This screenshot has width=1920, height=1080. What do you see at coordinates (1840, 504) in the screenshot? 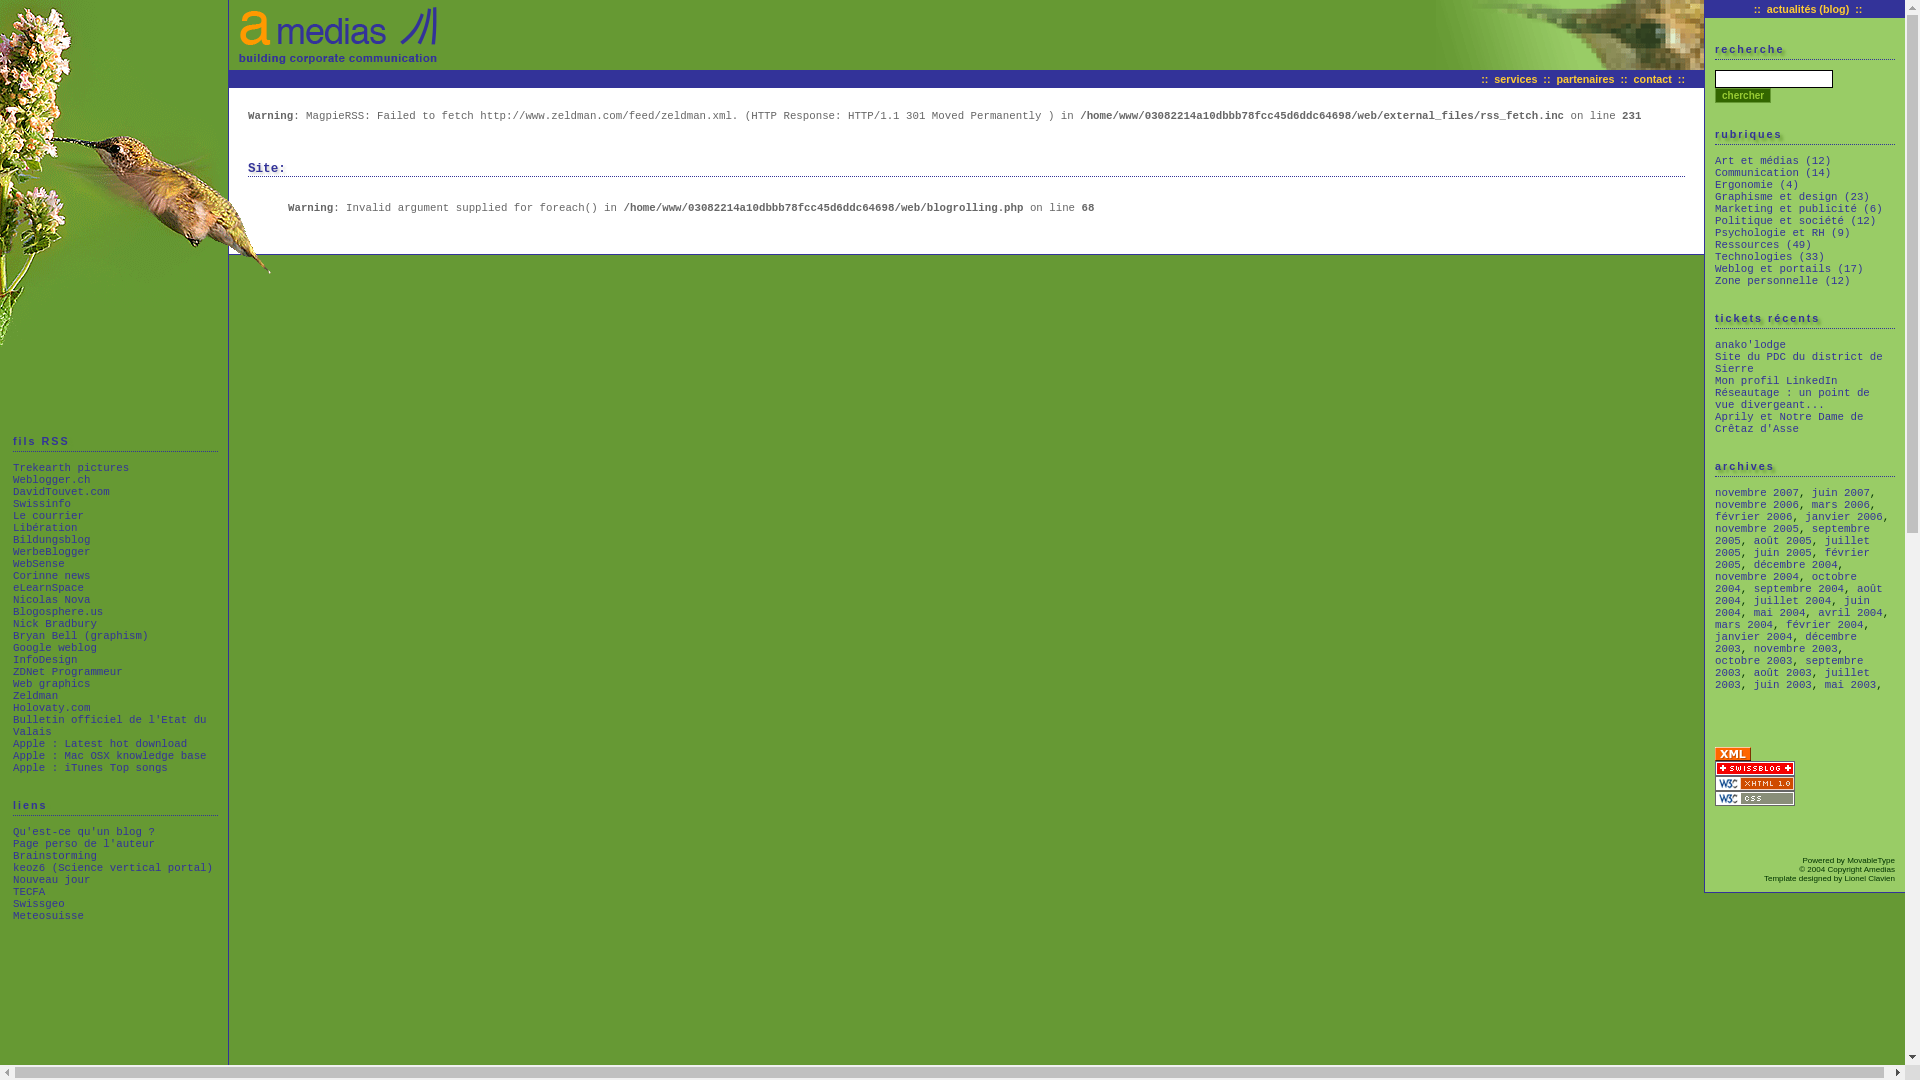
I see `'mars 2006'` at bounding box center [1840, 504].